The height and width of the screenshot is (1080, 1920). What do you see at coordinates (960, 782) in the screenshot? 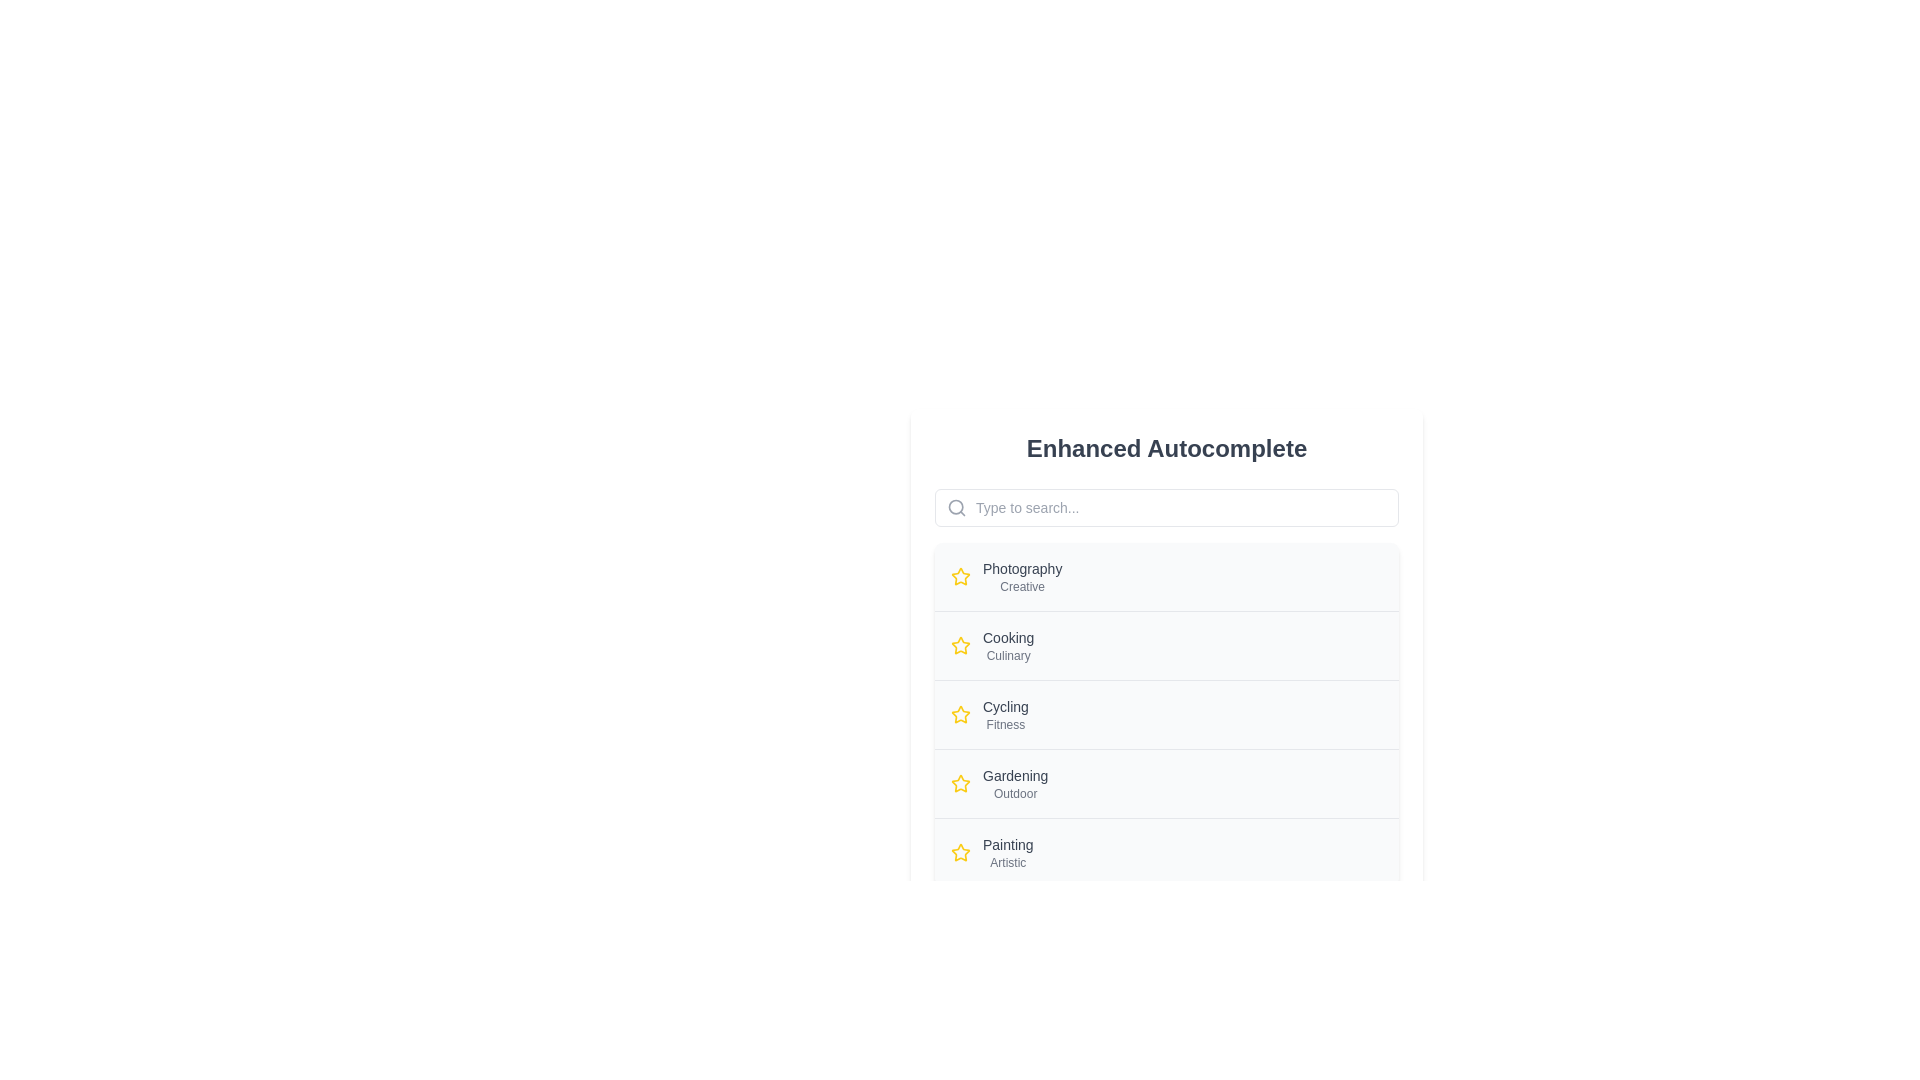
I see `the yellow star icon with a white fill that is styled with a stroke effect, which is visually aligned with the text 'Gardening' and 'Outdoor', located on the fourth row of a vertically stacked list` at bounding box center [960, 782].